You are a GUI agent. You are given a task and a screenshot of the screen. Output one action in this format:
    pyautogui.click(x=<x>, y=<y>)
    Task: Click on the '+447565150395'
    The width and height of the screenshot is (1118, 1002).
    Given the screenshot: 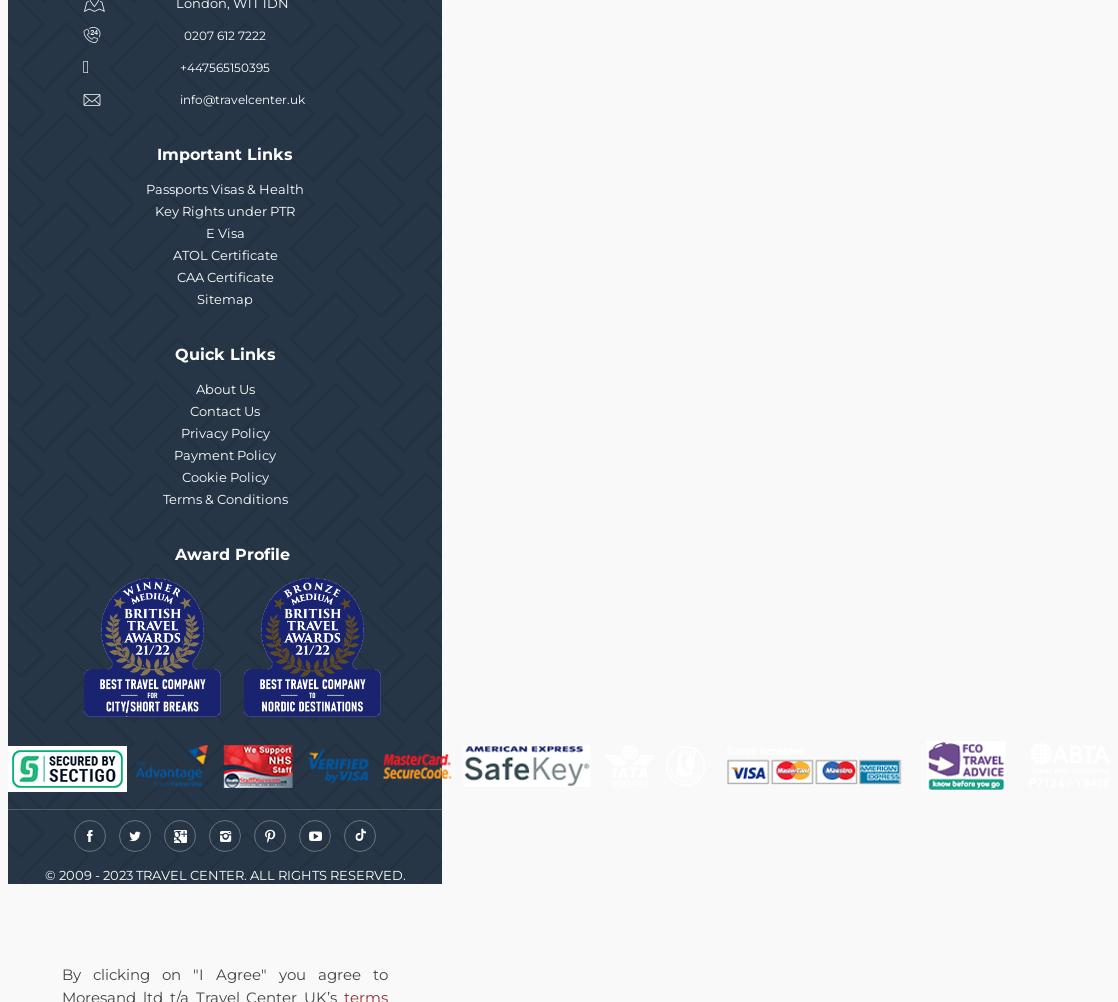 What is the action you would take?
    pyautogui.click(x=225, y=67)
    